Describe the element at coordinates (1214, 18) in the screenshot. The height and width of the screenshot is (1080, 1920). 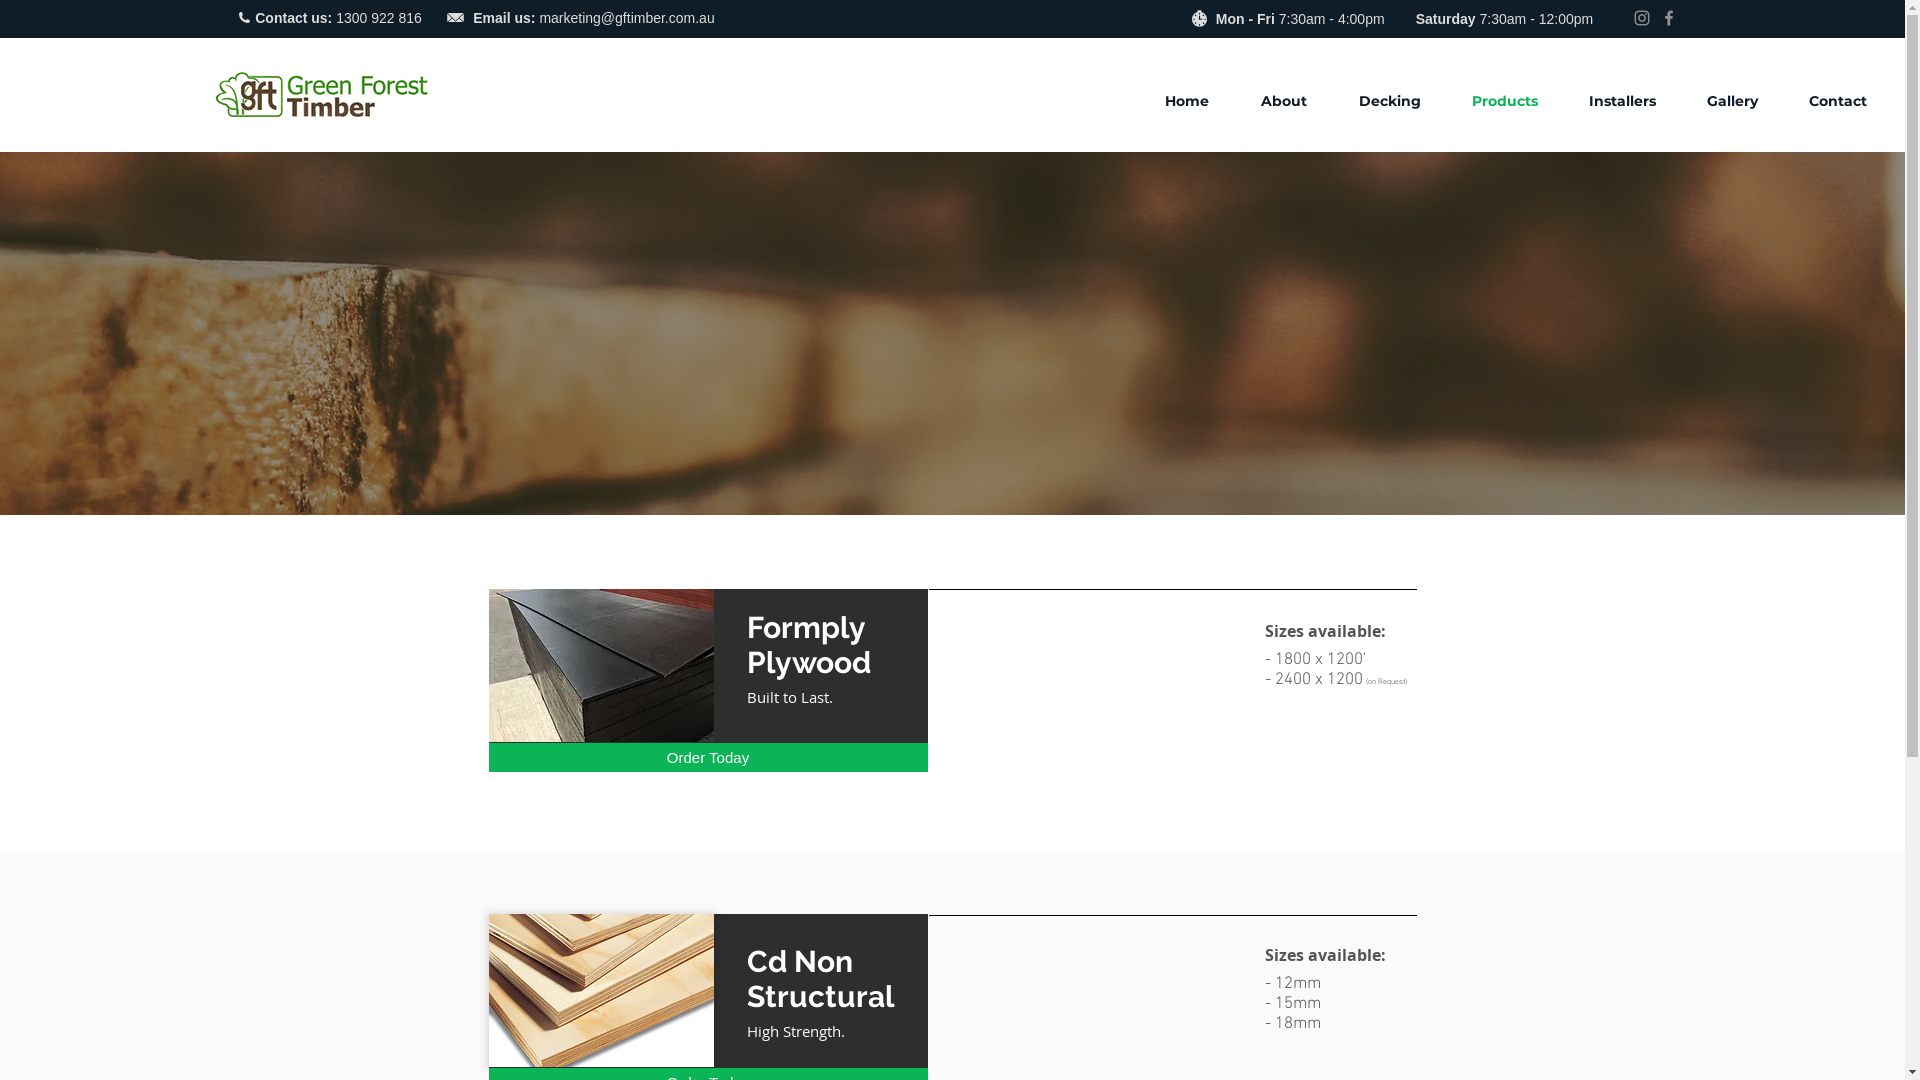
I see `'Mon - Fri 7:30am - 4:00pm'` at that location.